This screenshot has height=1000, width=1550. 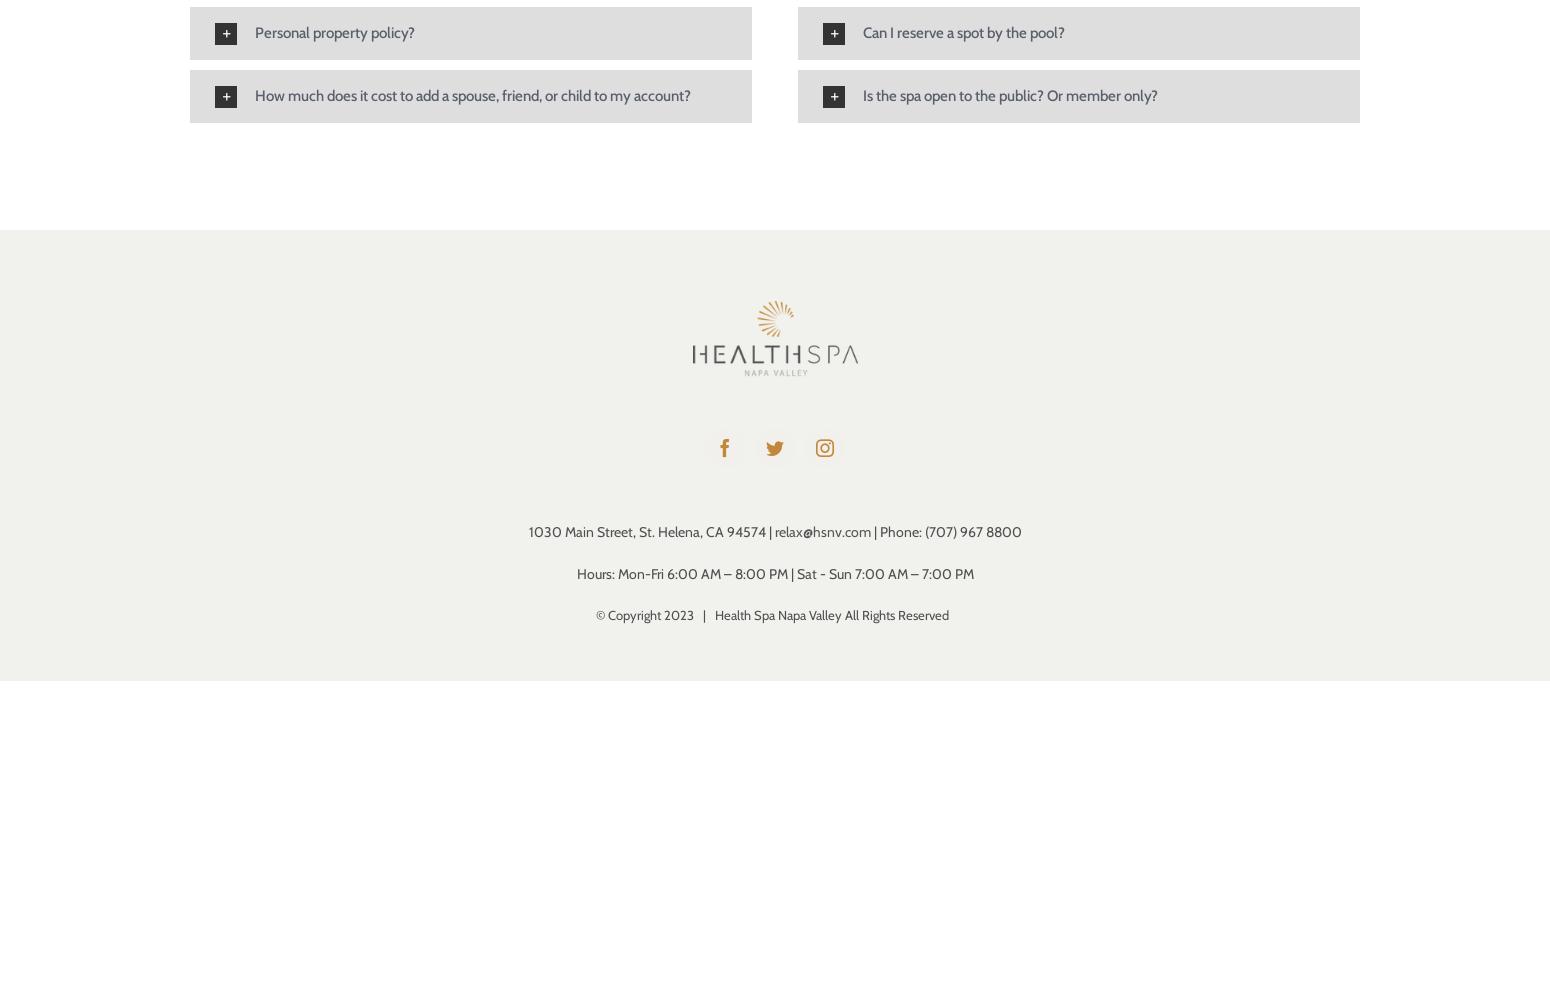 What do you see at coordinates (807, 614) in the screenshot?
I see `'2023   |   Health Spa Napa Valley  All Rights Reserved'` at bounding box center [807, 614].